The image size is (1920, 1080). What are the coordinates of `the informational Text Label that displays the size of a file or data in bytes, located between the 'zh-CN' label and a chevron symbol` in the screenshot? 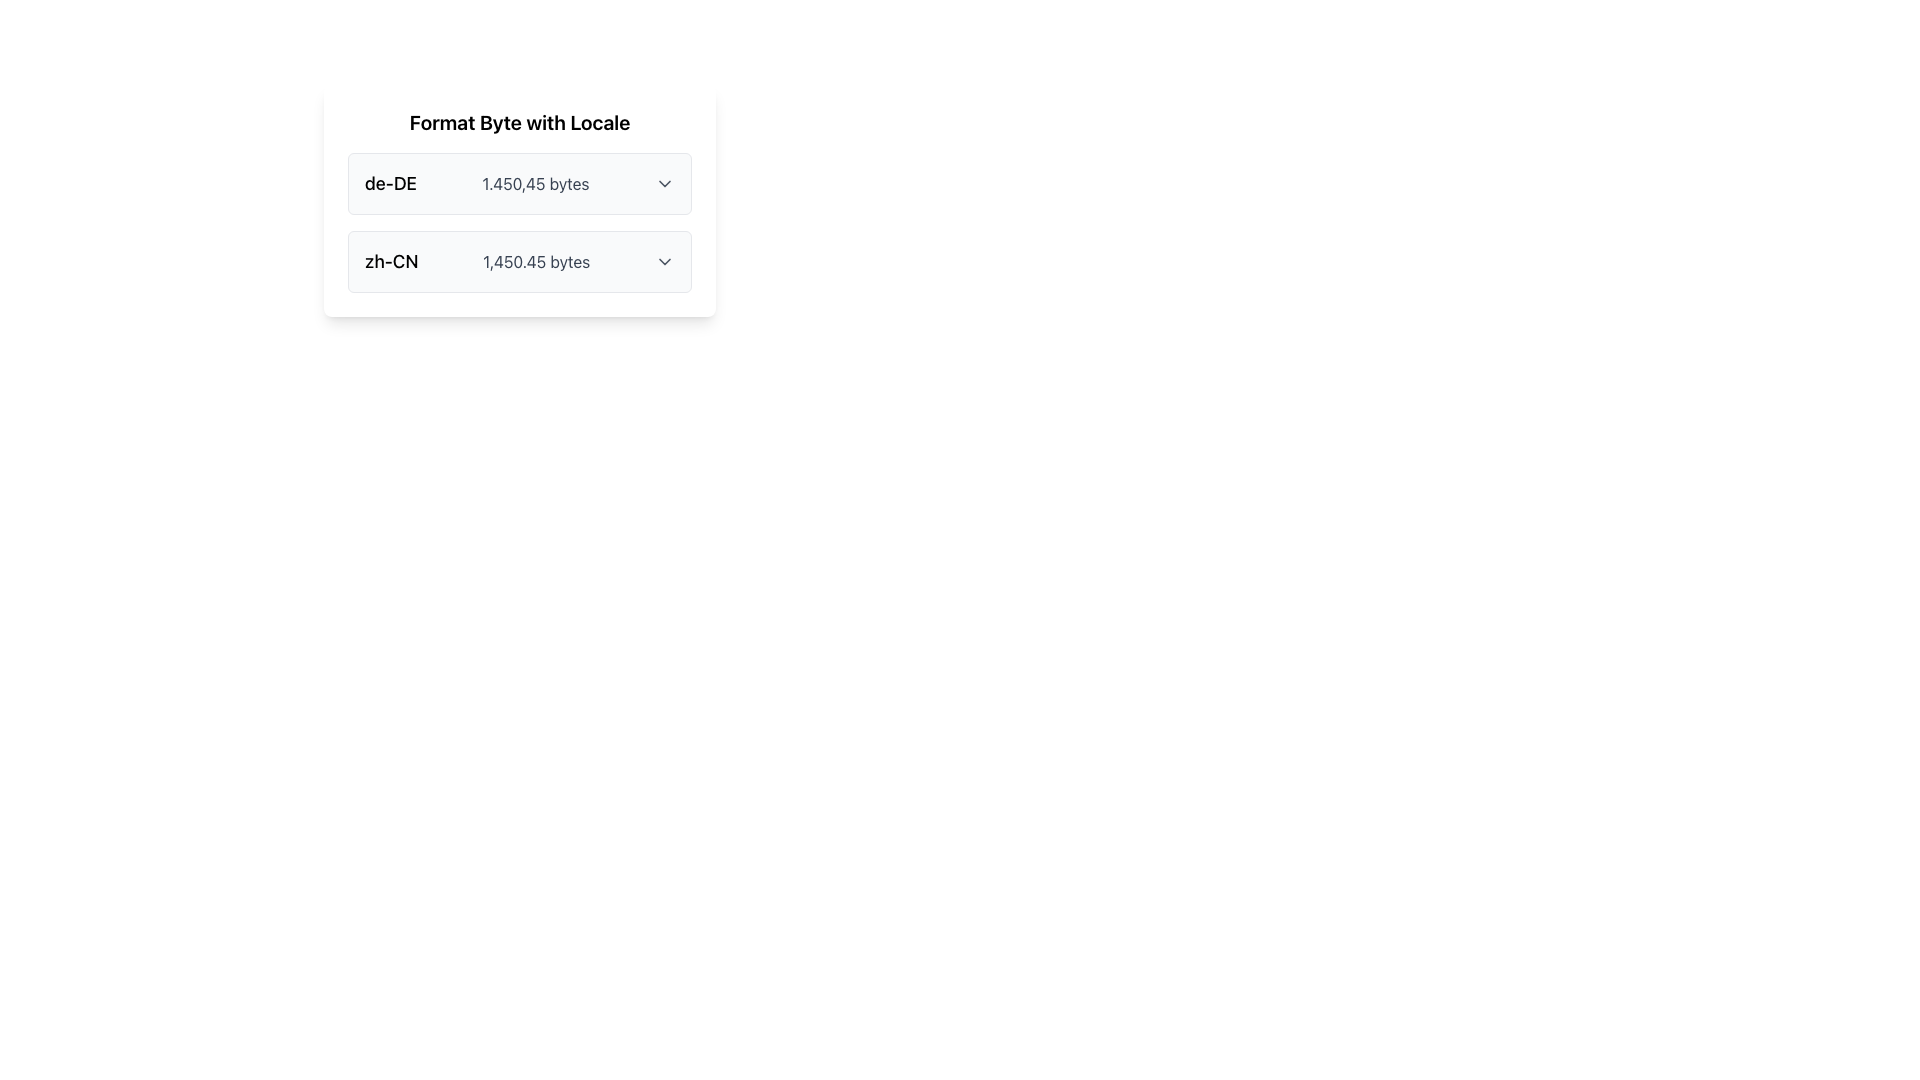 It's located at (536, 261).